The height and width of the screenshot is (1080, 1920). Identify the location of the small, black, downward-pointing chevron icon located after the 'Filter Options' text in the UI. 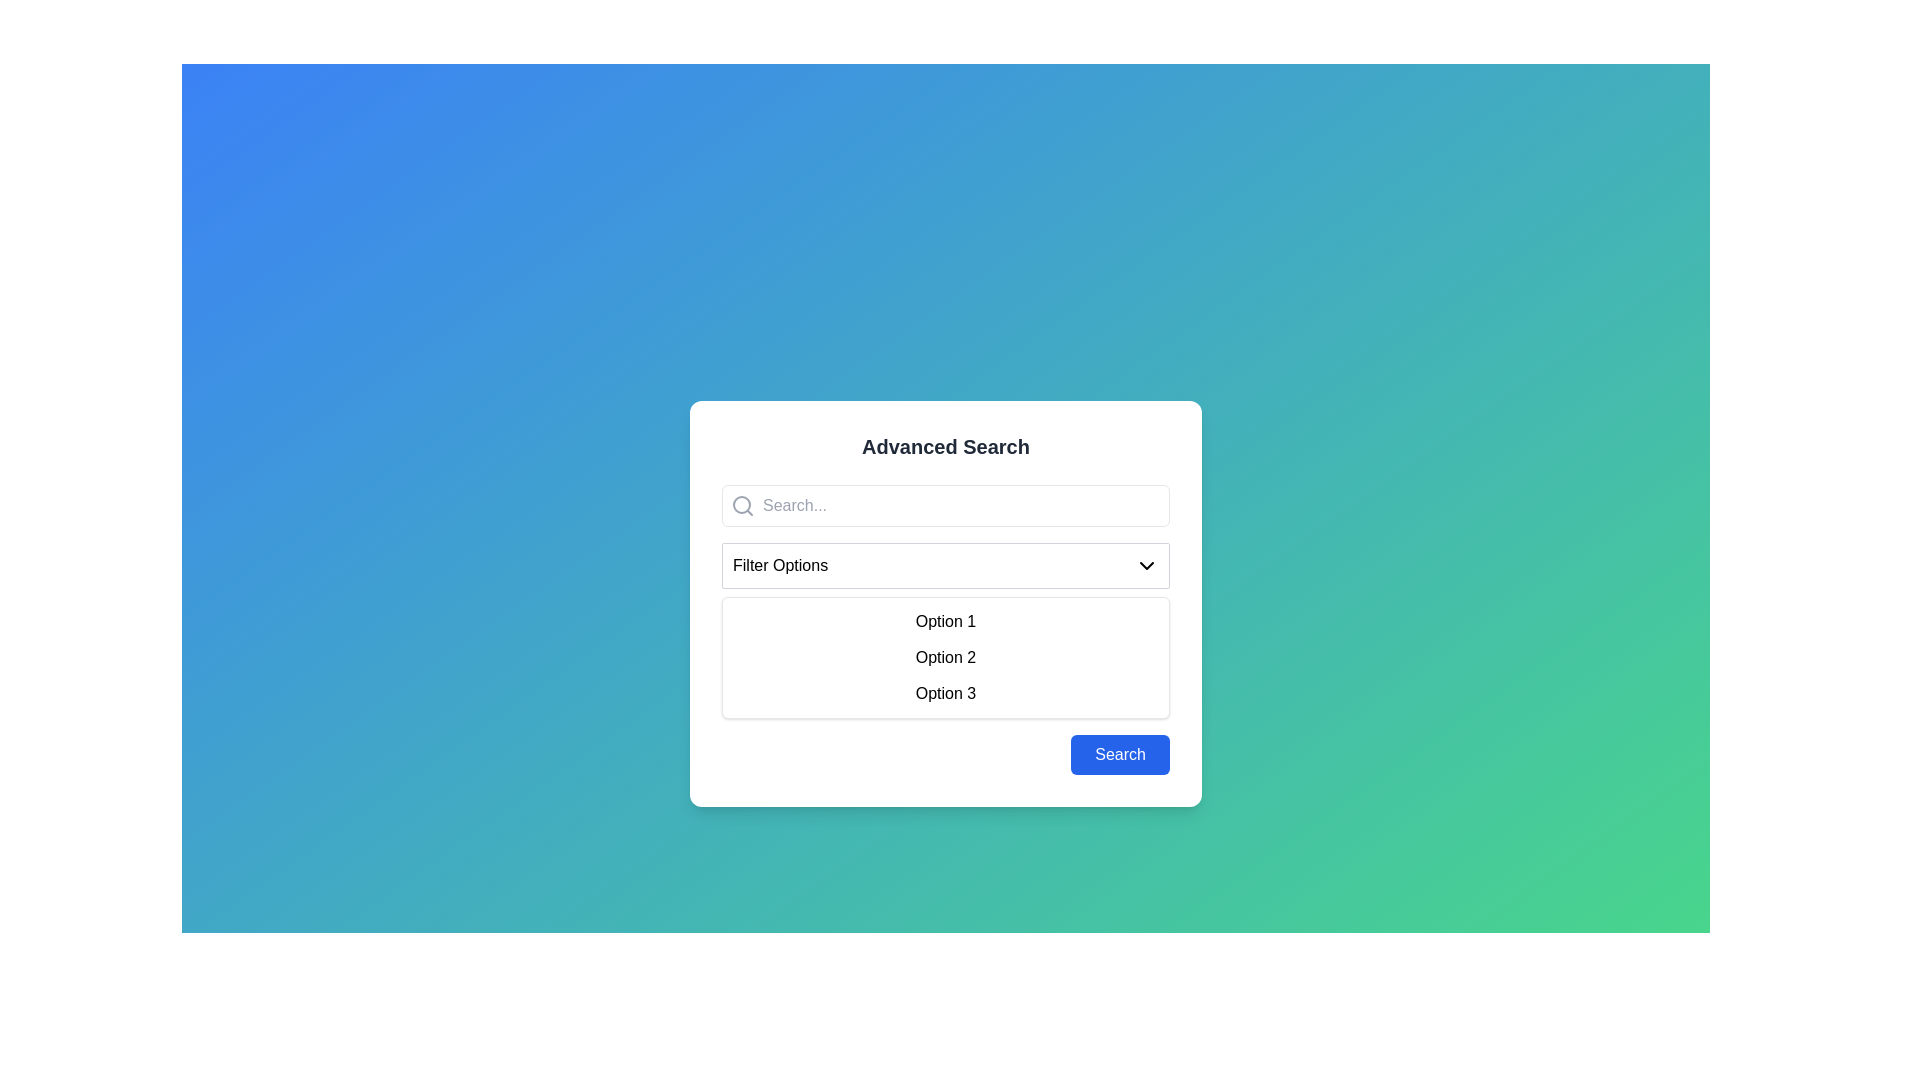
(1147, 566).